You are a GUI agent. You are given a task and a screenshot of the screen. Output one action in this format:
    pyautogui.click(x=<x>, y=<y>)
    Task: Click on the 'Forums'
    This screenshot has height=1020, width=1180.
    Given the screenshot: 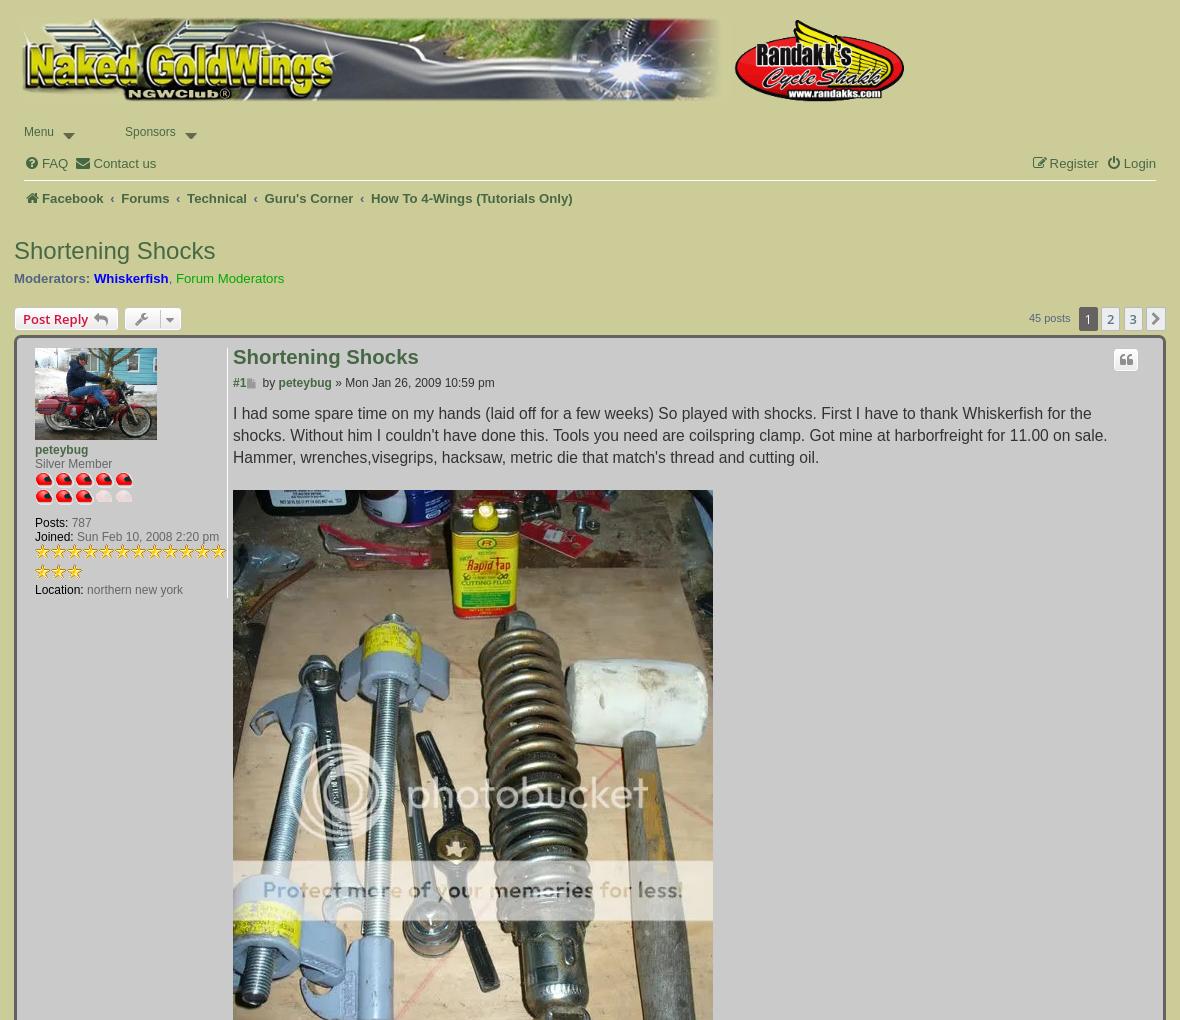 What is the action you would take?
    pyautogui.click(x=144, y=196)
    